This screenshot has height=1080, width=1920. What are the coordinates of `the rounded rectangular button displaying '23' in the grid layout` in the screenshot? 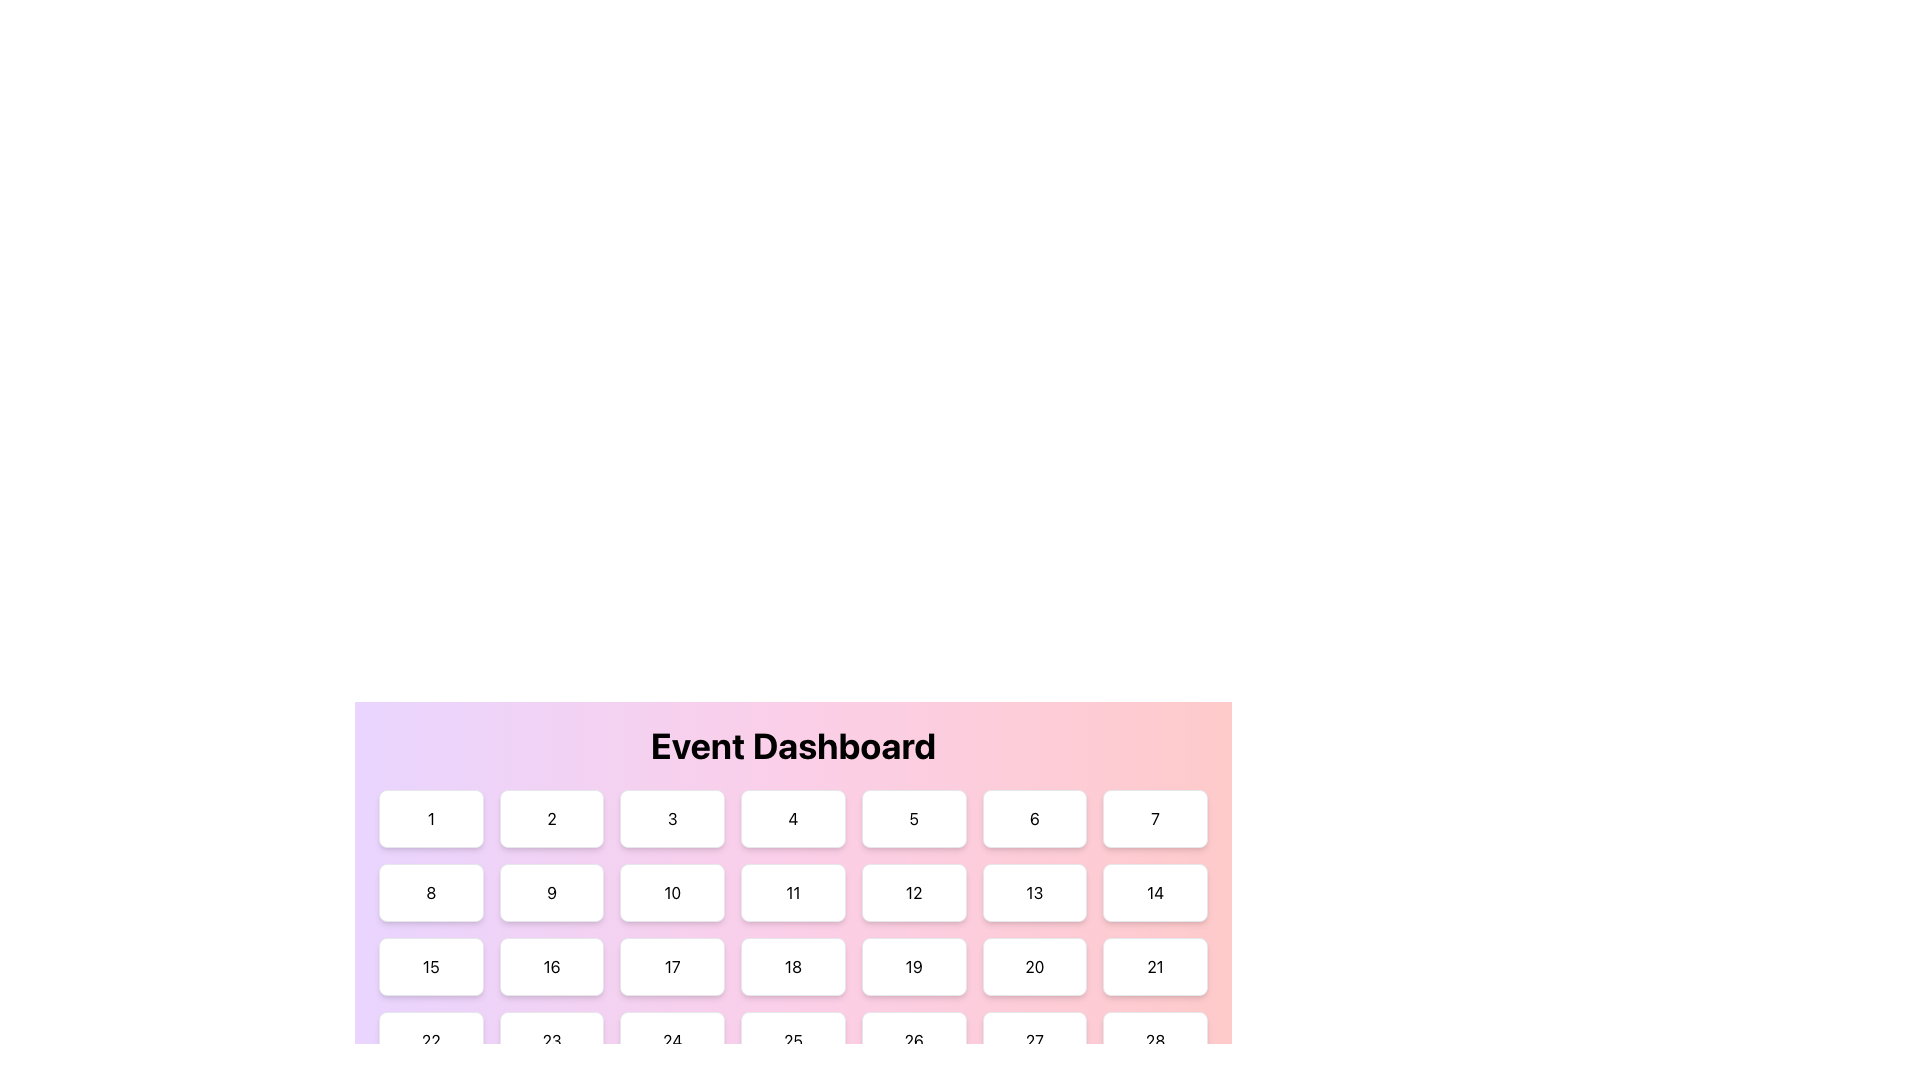 It's located at (552, 1040).